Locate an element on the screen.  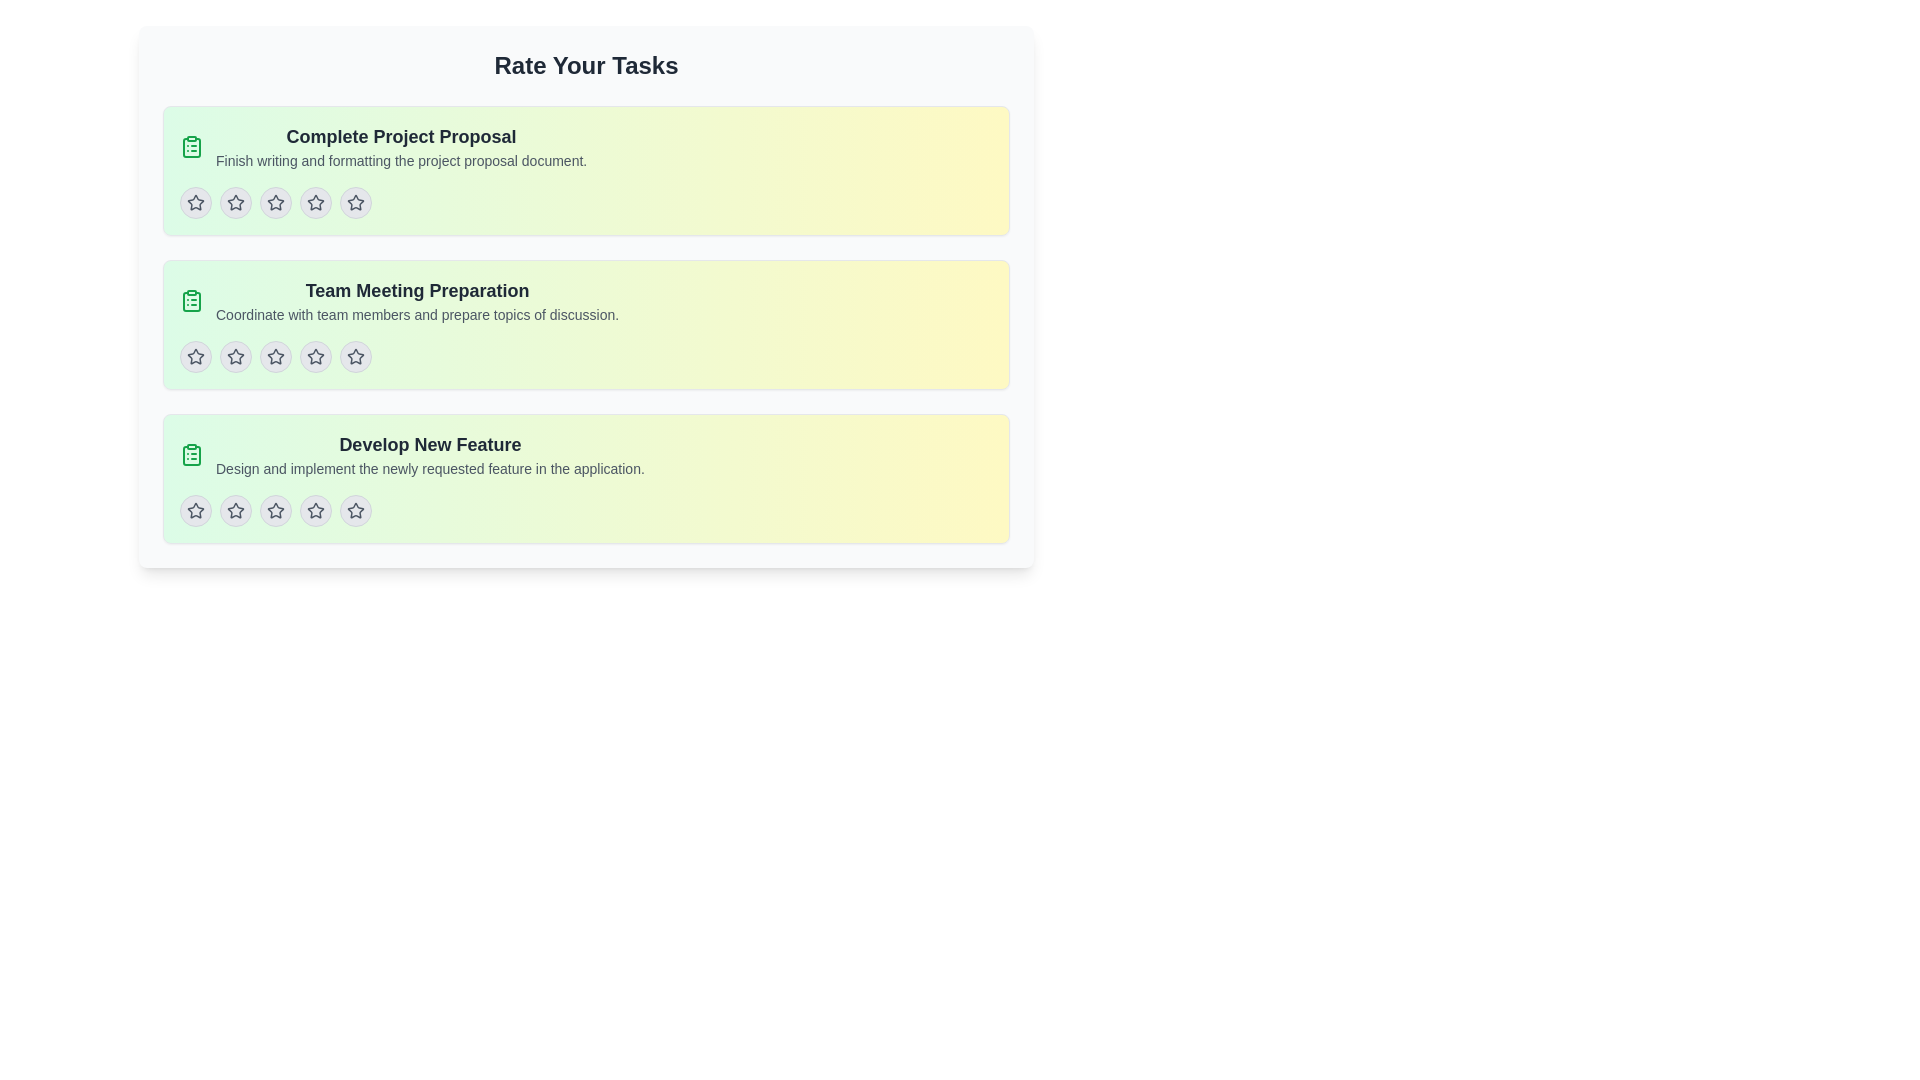
the second star icon in the rating section under 'Complete Project Proposal' is located at coordinates (273, 201).